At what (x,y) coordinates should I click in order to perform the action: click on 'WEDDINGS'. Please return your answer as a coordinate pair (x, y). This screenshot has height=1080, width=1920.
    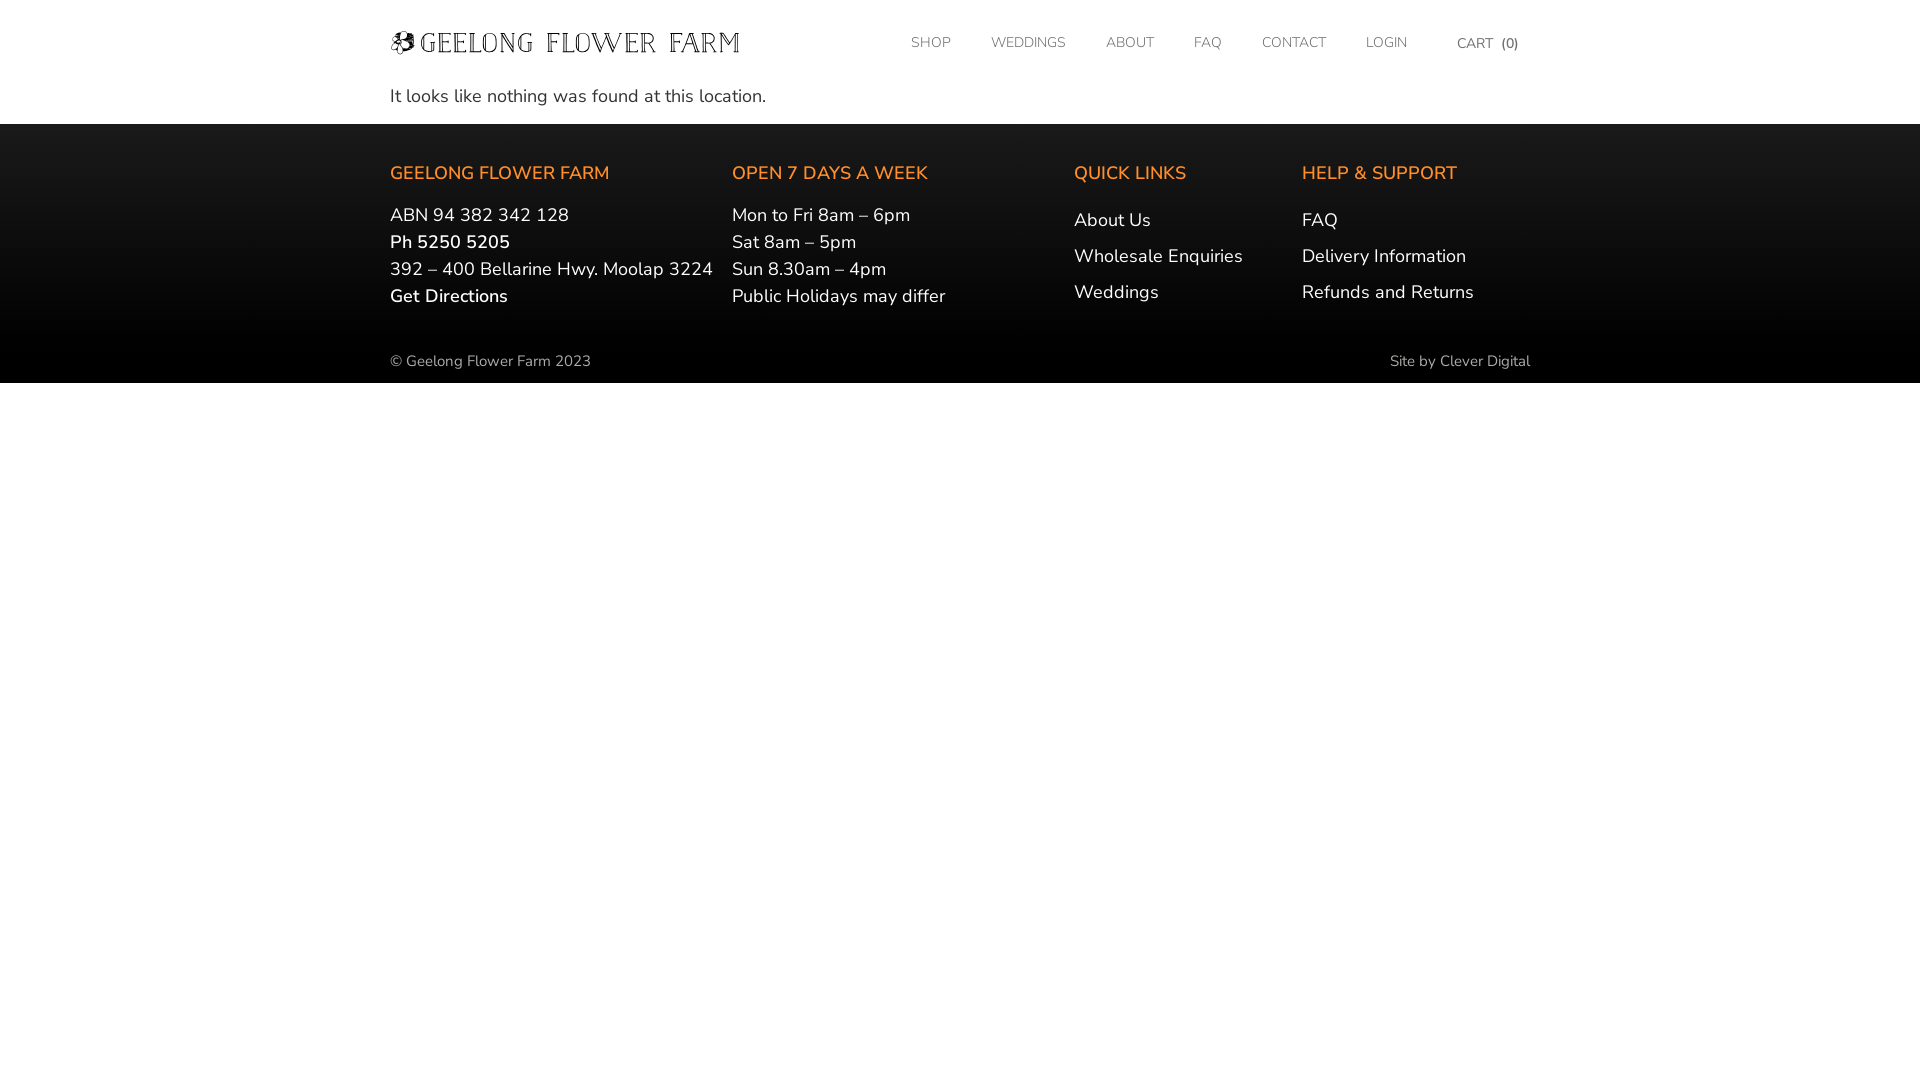
    Looking at the image, I should click on (1028, 42).